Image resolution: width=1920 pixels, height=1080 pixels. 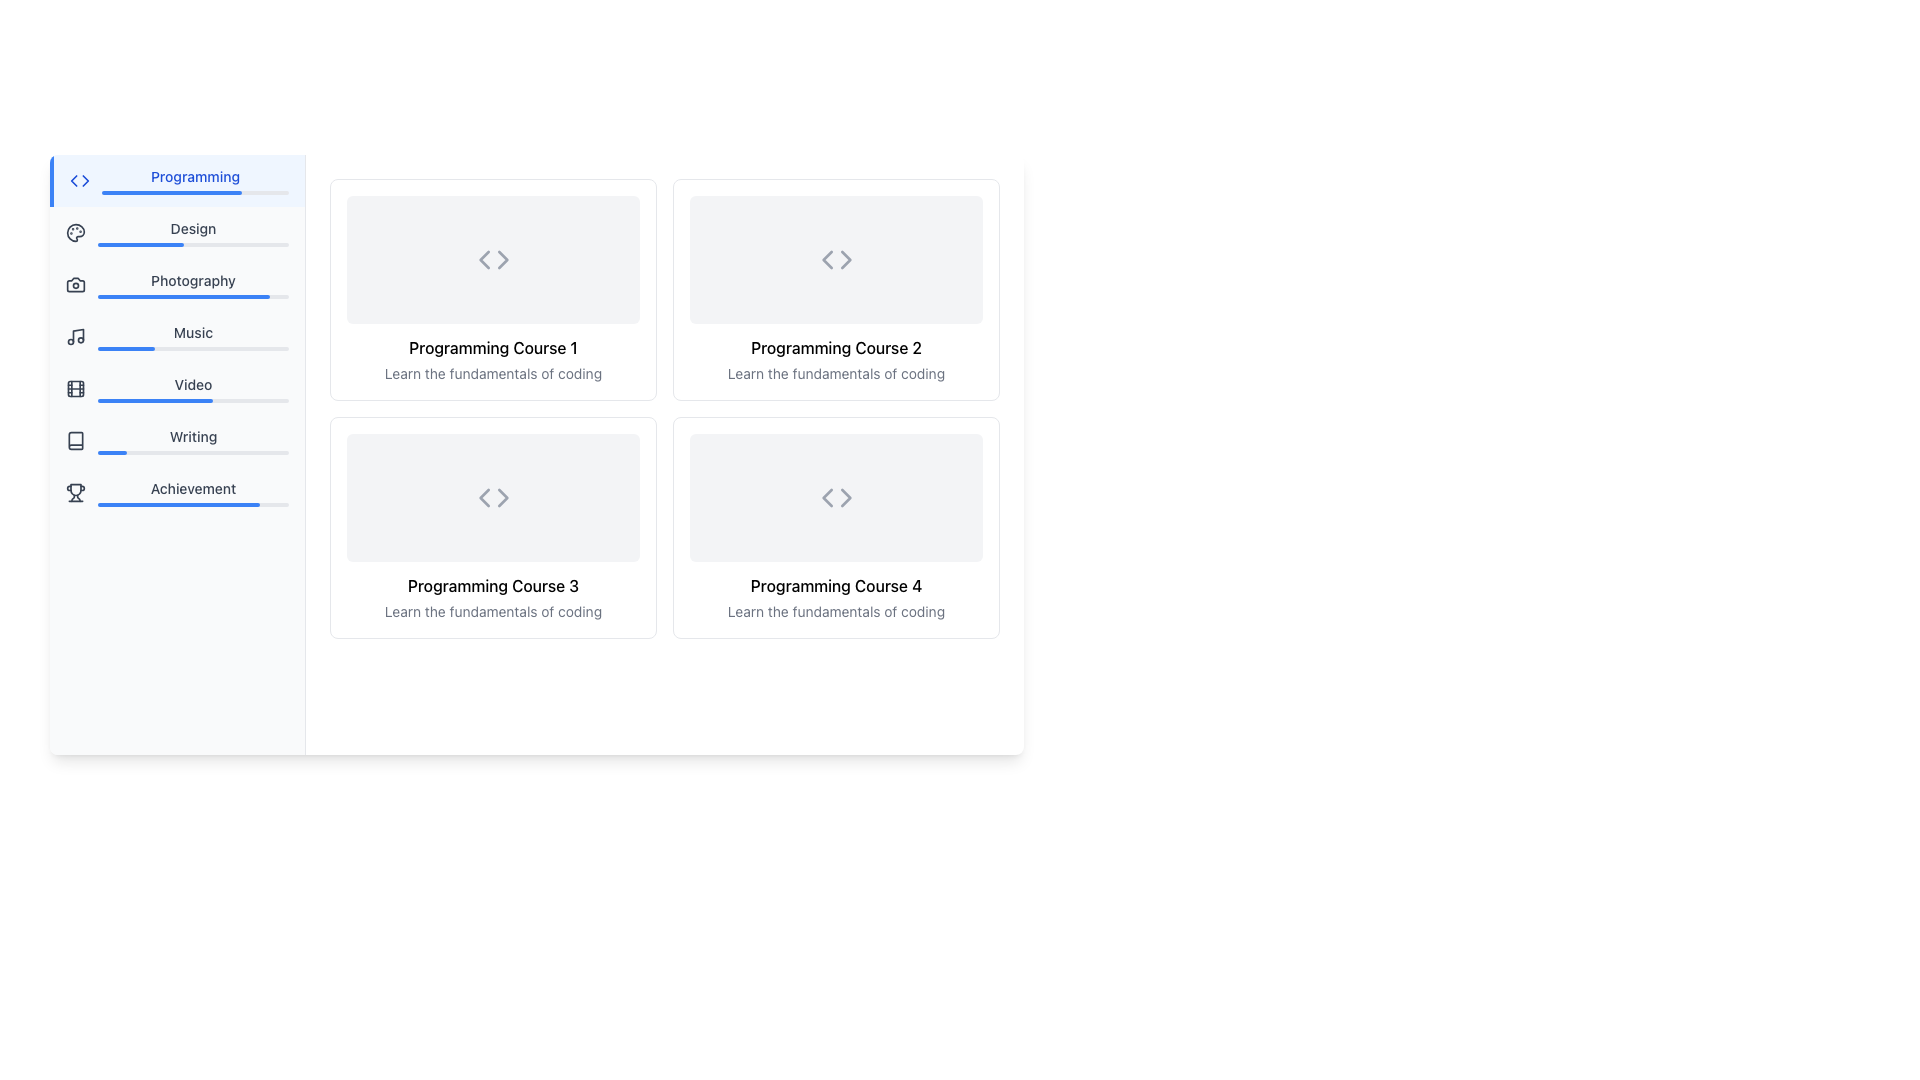 I want to click on progress bar located below the 'Video' text in the left sidebar menu, which has a light gray background and a blue fill indicating 60% completion, so click(x=193, y=401).